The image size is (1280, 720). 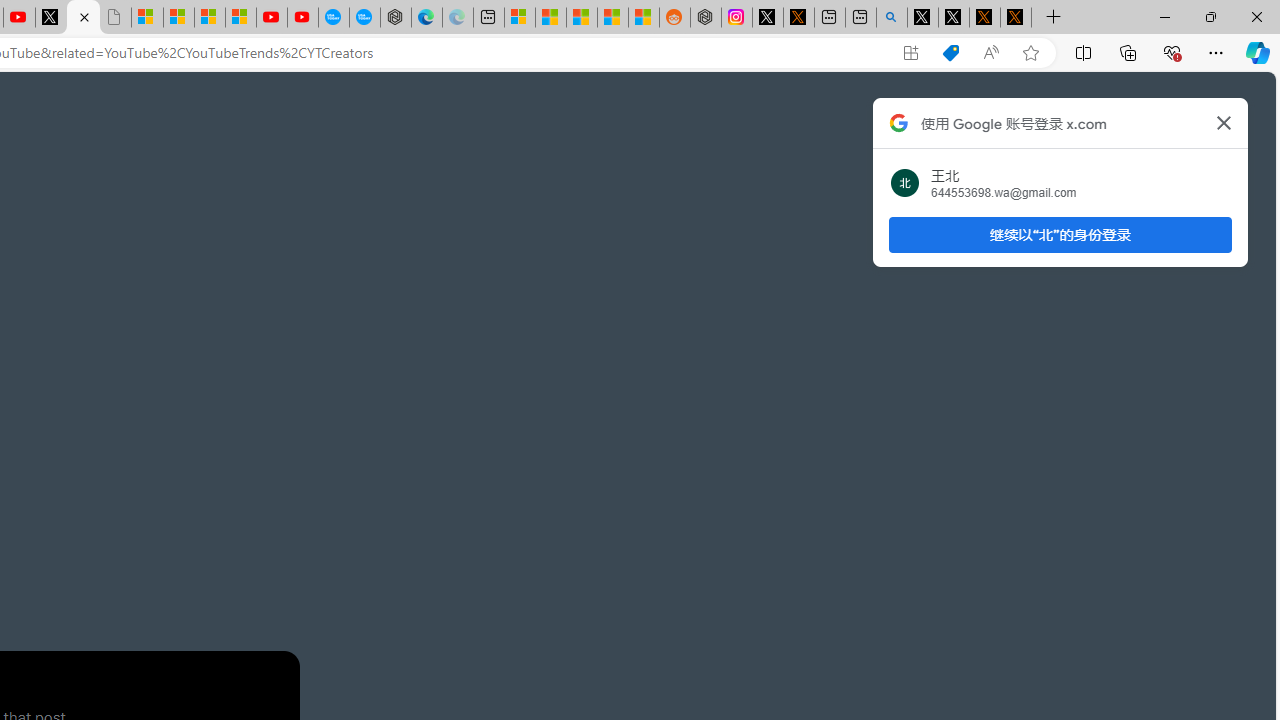 I want to click on 'New Tab', so click(x=1052, y=17).